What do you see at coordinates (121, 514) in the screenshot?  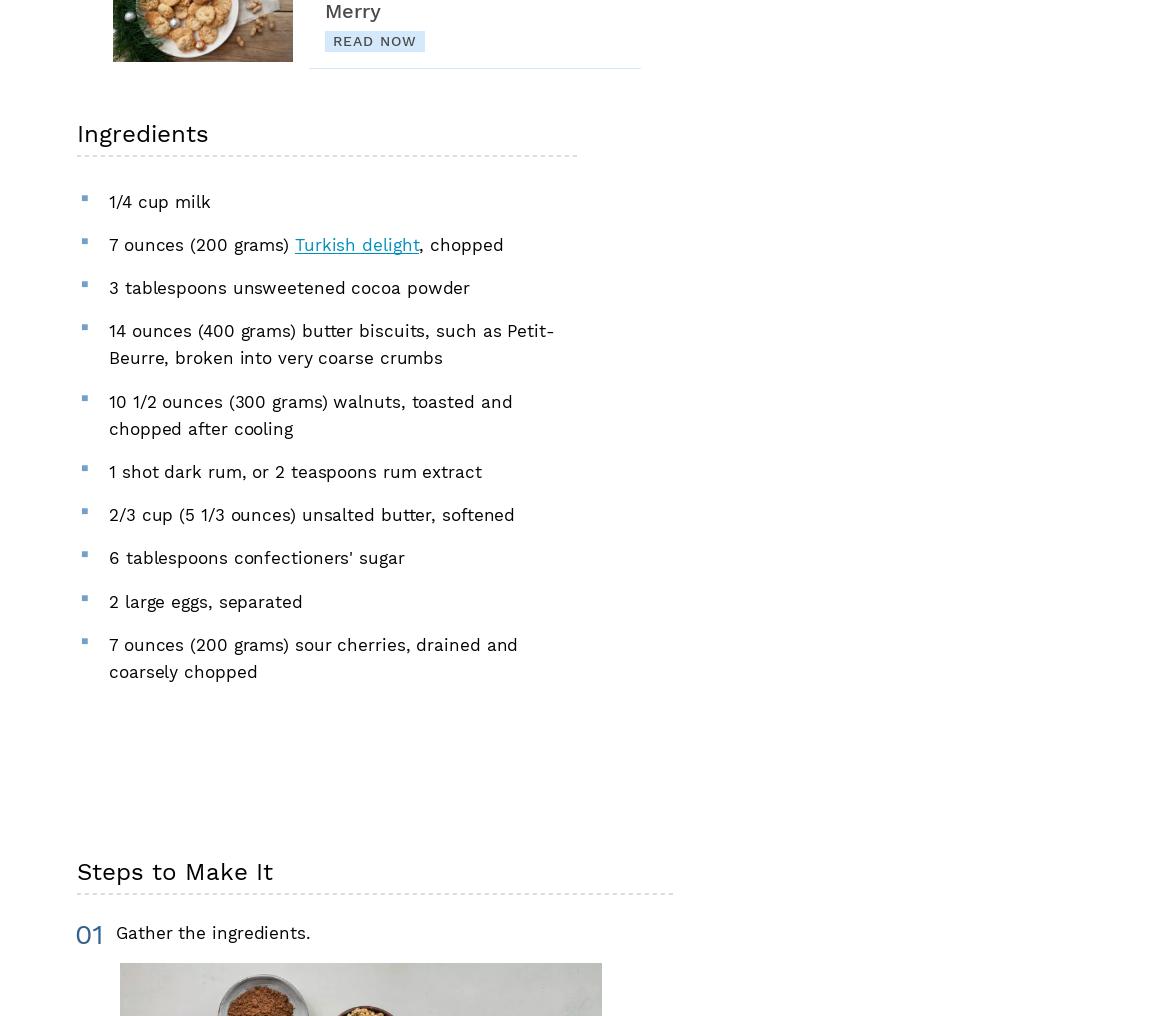 I see `'2/3'` at bounding box center [121, 514].